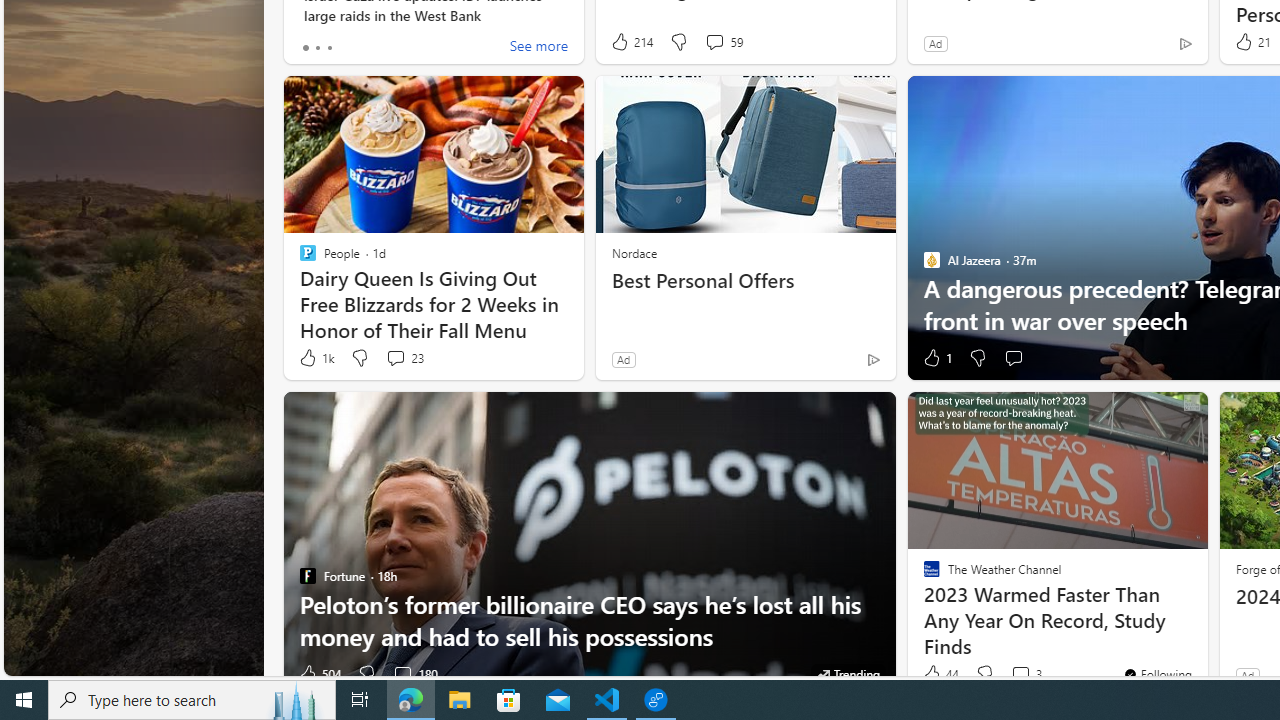  What do you see at coordinates (413, 674) in the screenshot?
I see `'View comments 180 Comment'` at bounding box center [413, 674].